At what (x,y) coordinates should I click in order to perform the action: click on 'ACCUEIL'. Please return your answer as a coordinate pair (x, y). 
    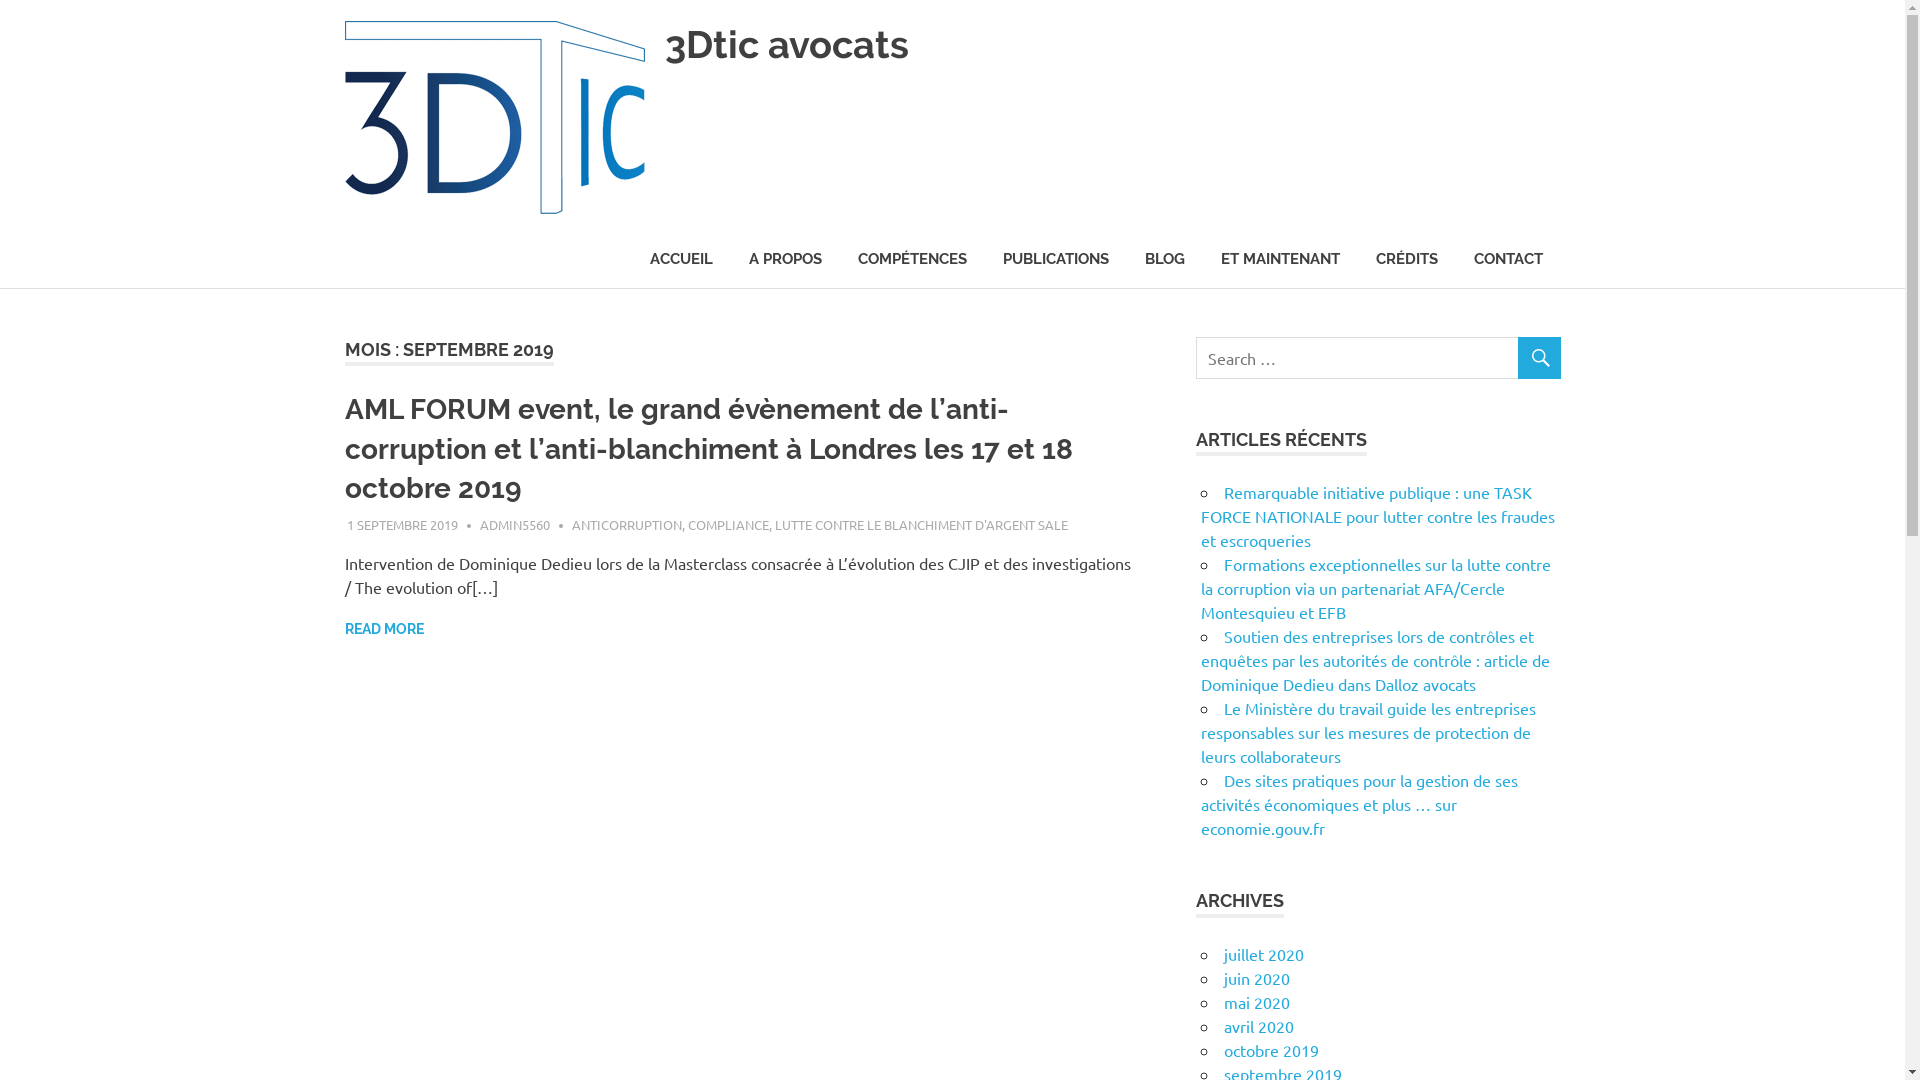
    Looking at the image, I should click on (681, 258).